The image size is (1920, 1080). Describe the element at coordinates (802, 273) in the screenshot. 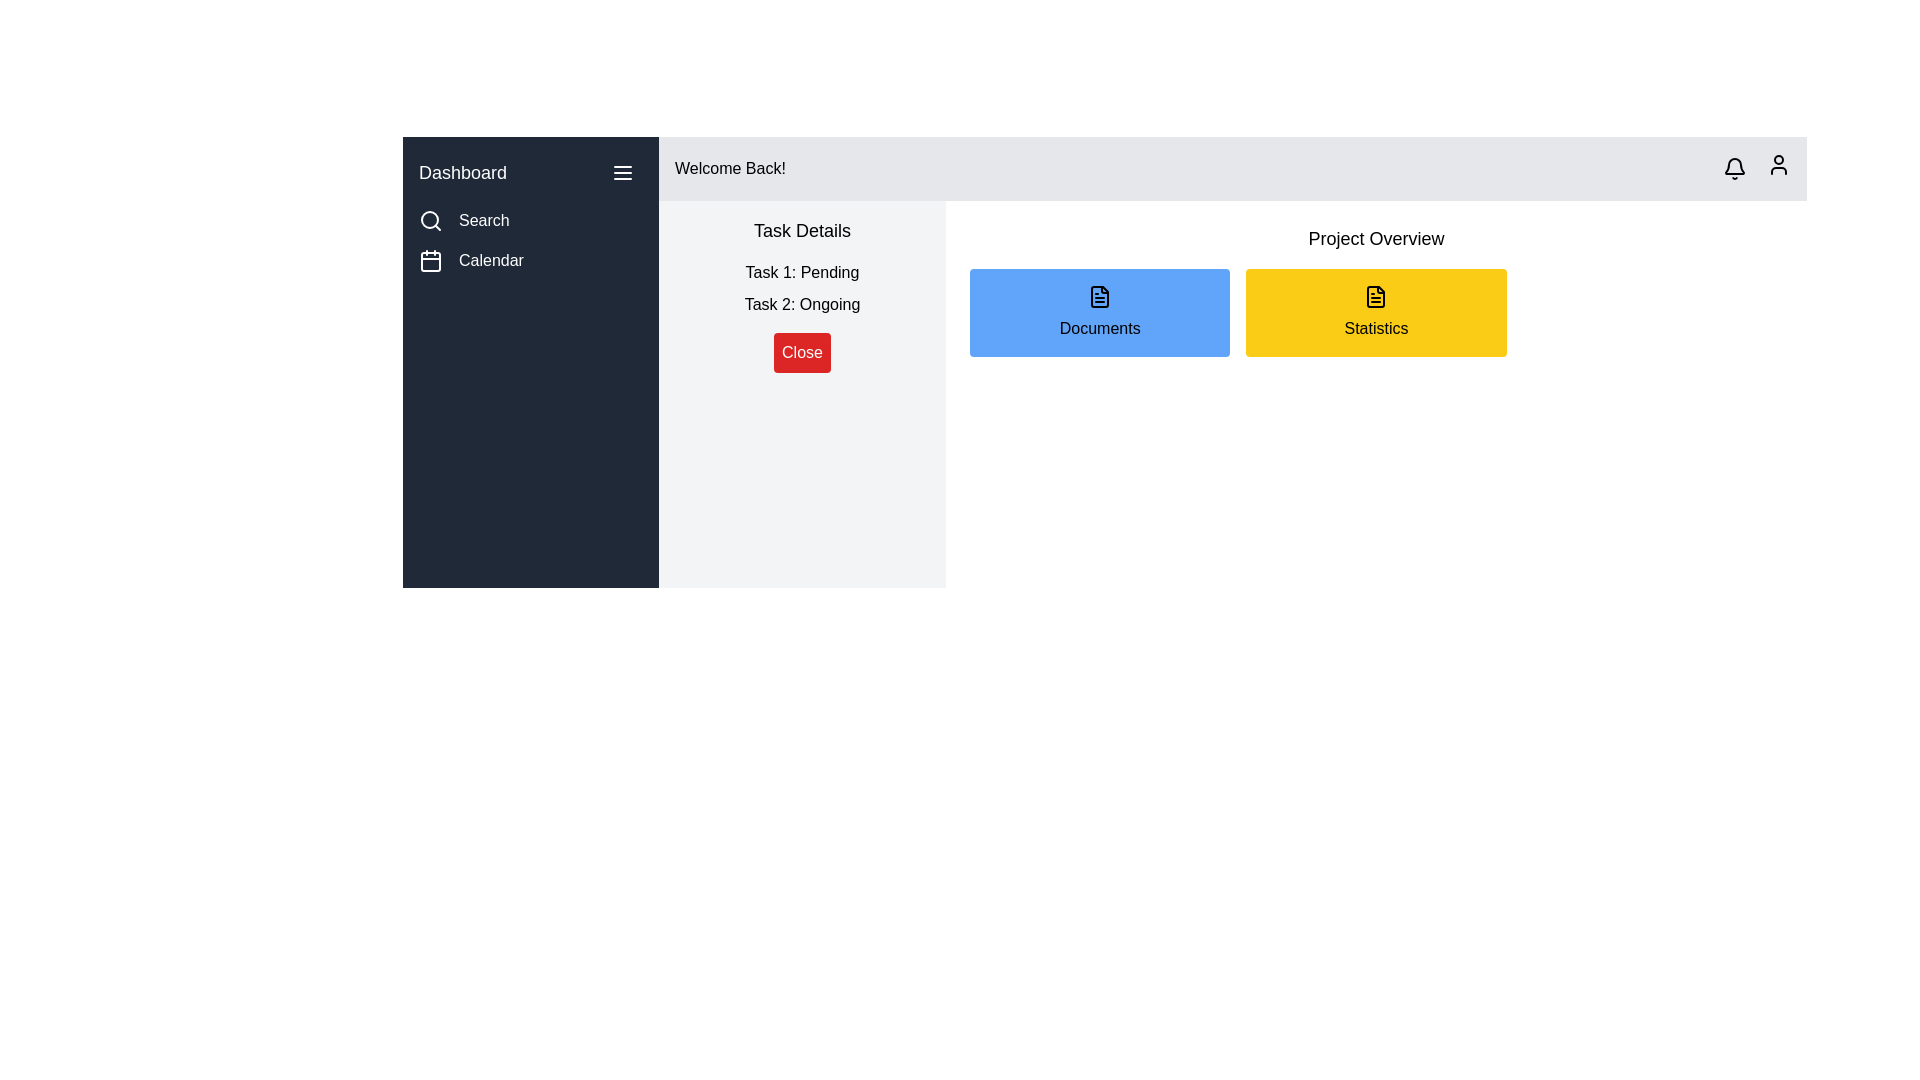

I see `the text label that displays 'Task 1: Pending', which is the first item in the vertical list of tasks under 'Task Details'` at that location.